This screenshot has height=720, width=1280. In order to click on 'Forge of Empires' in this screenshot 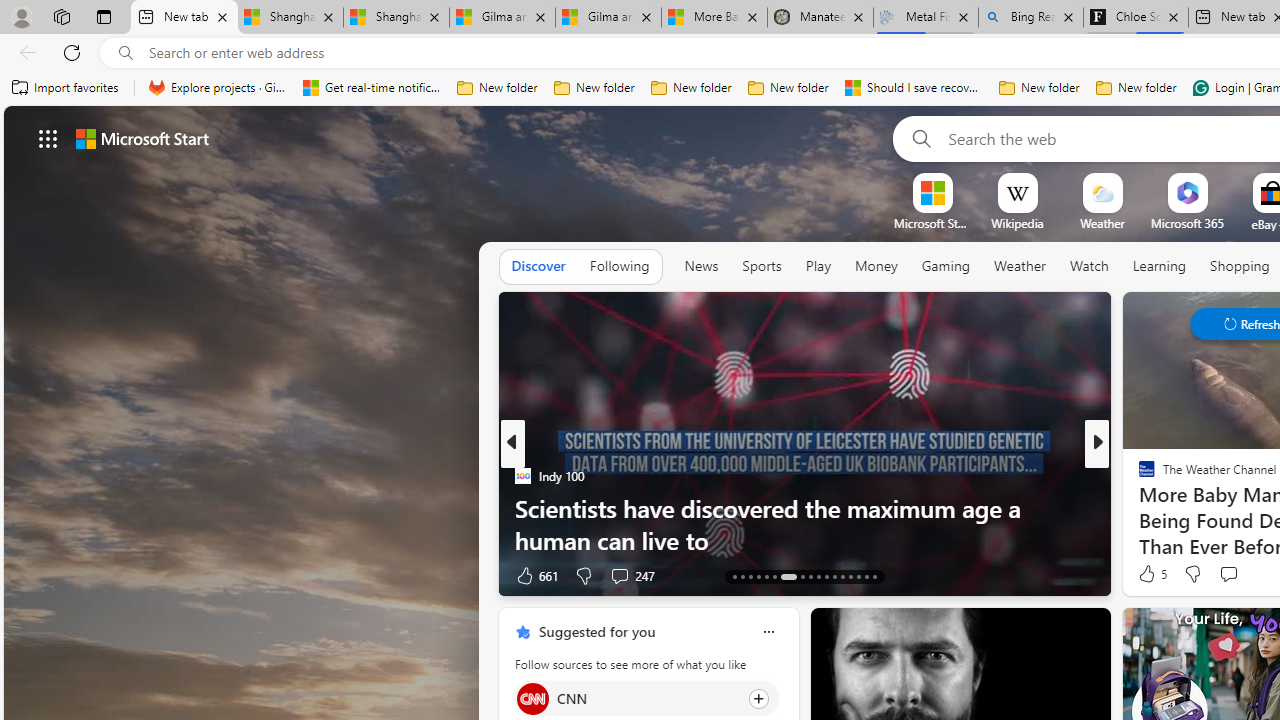, I will do `click(1175, 506)`.